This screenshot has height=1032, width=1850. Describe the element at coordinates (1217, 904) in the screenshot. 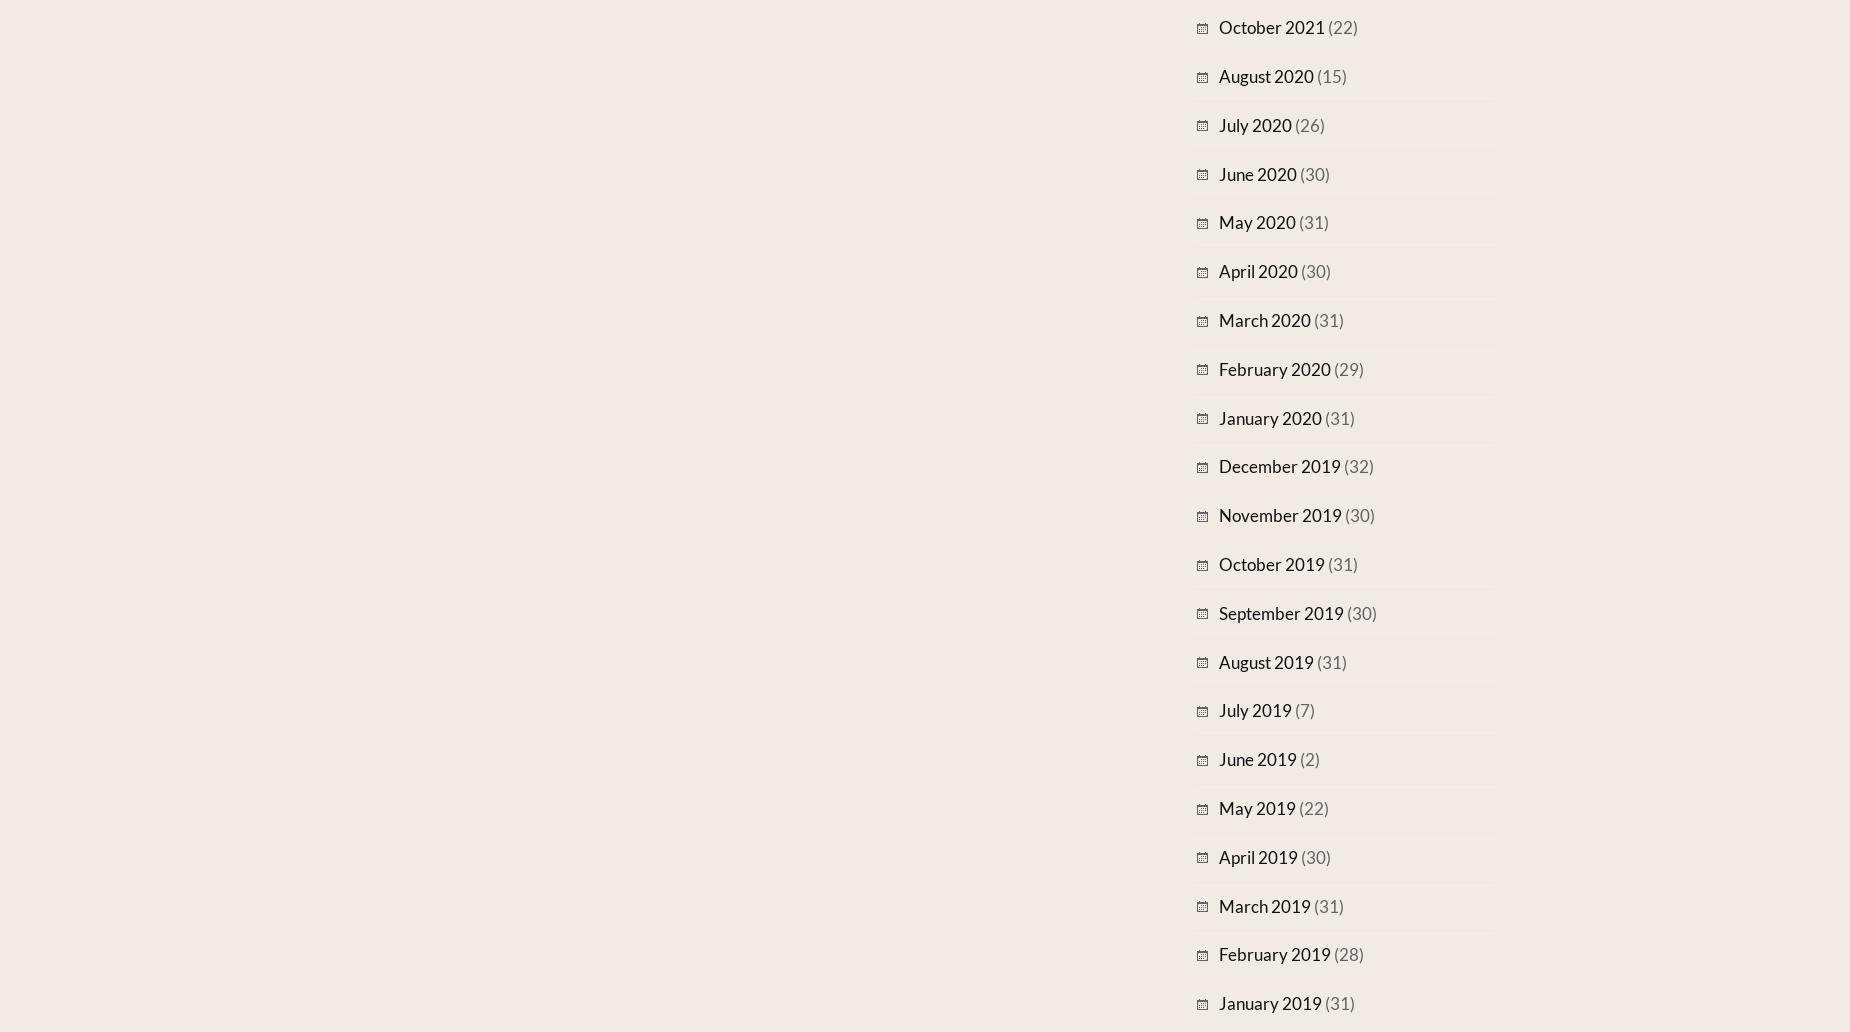

I see `'March 2019'` at that location.